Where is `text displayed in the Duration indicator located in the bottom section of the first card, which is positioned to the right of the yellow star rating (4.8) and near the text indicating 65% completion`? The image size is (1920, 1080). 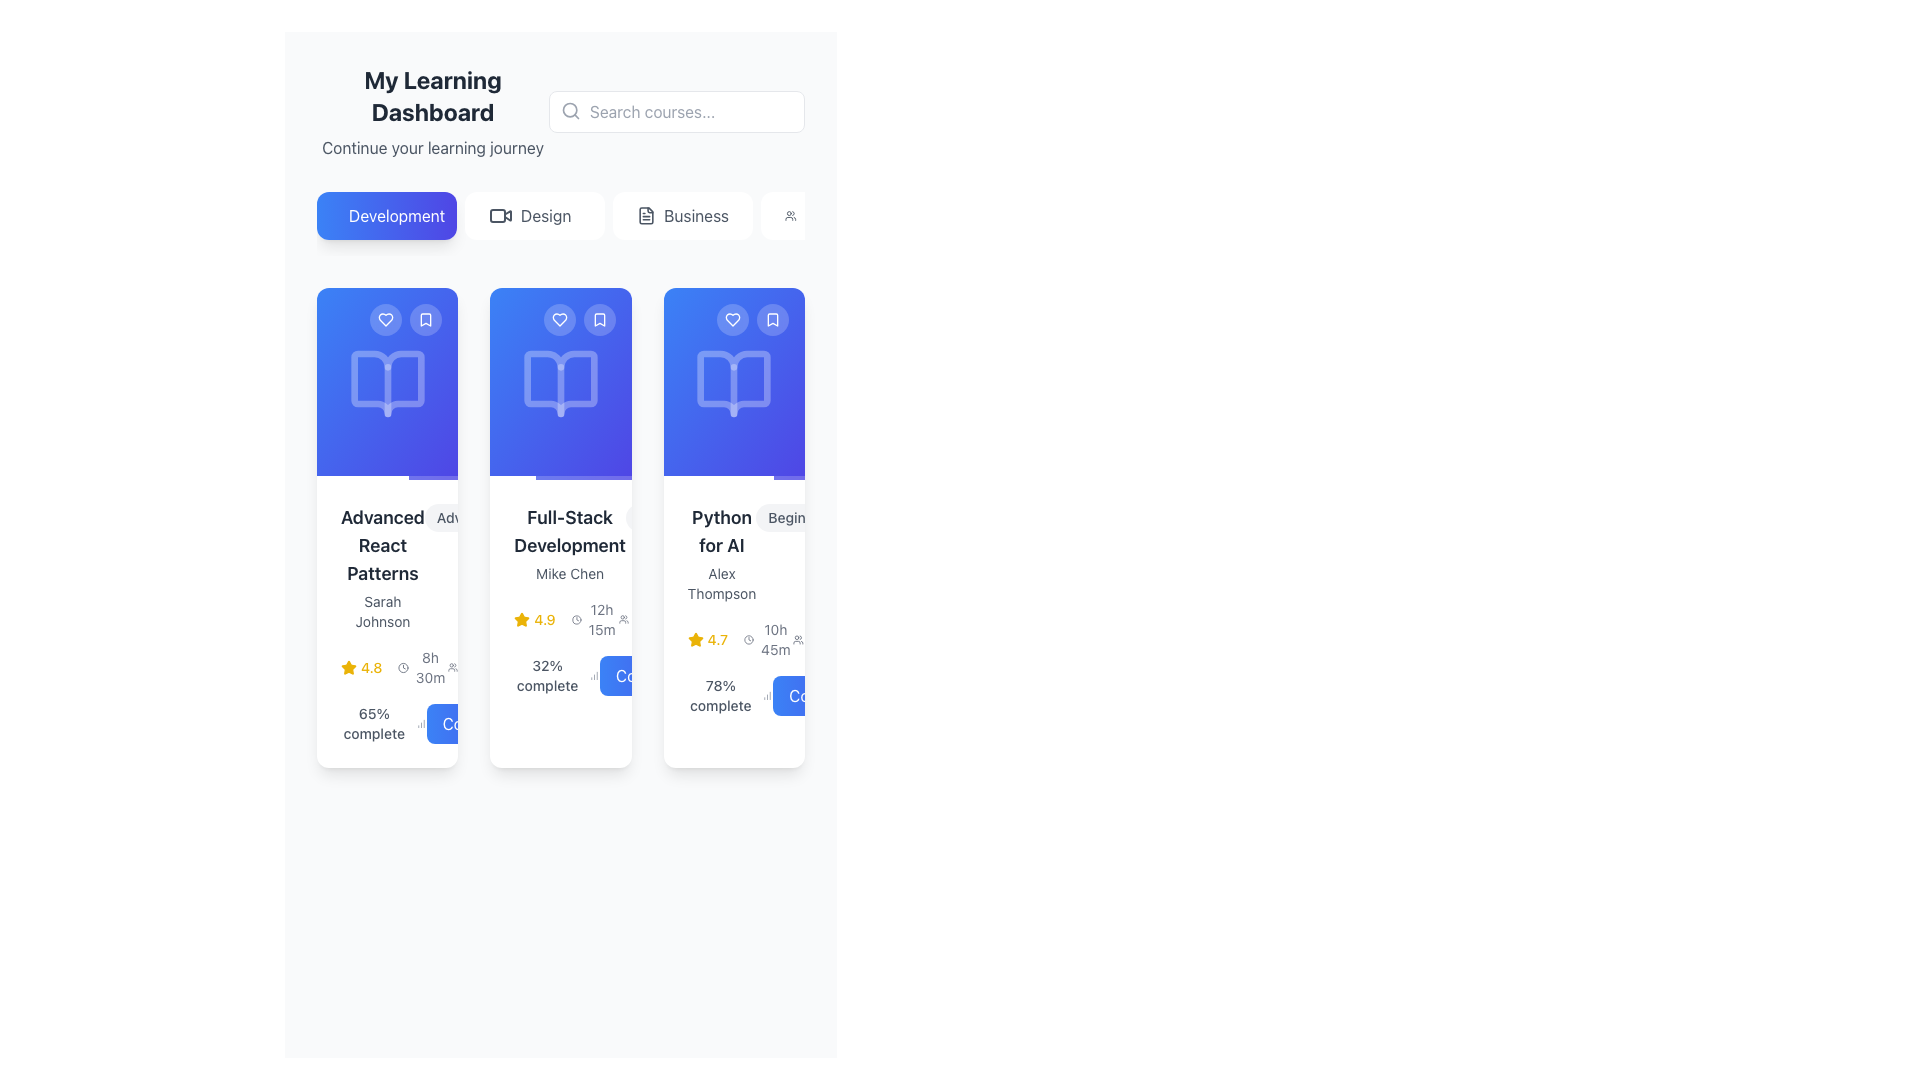
text displayed in the Duration indicator located in the bottom section of the first card, which is positioned to the right of the yellow star rating (4.8) and near the text indicating 65% completion is located at coordinates (422, 667).